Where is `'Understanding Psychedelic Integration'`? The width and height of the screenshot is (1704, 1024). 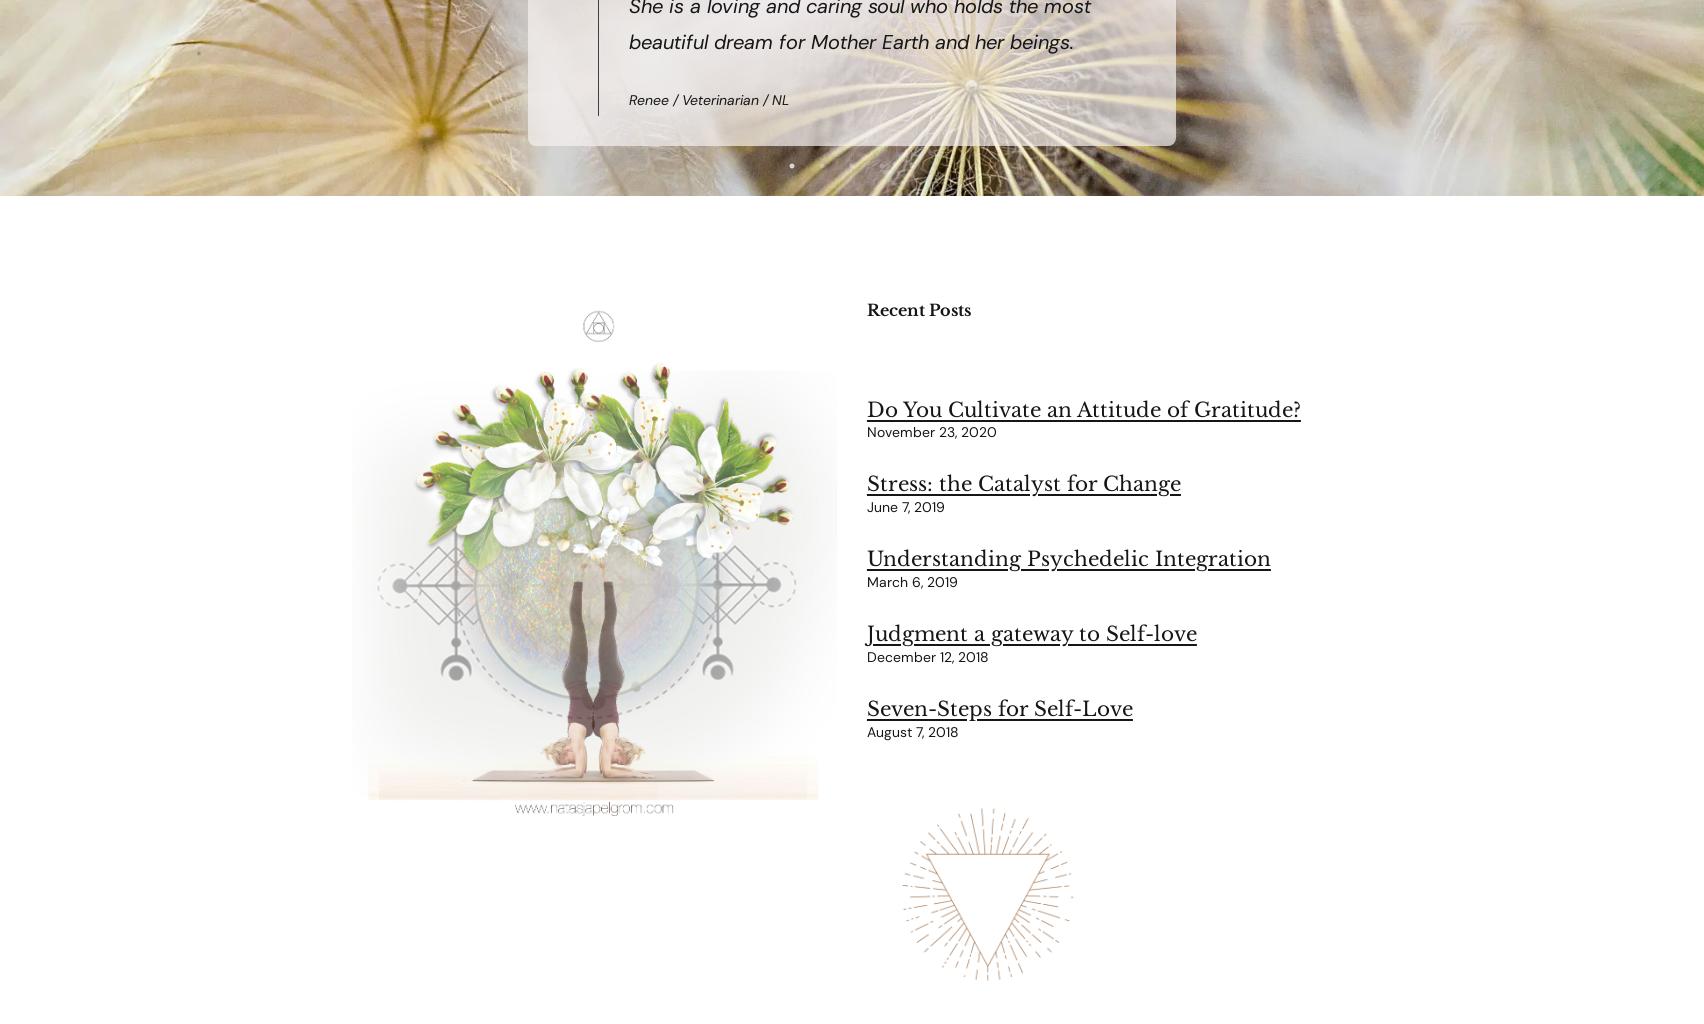
'Understanding Psychedelic Integration' is located at coordinates (1067, 558).